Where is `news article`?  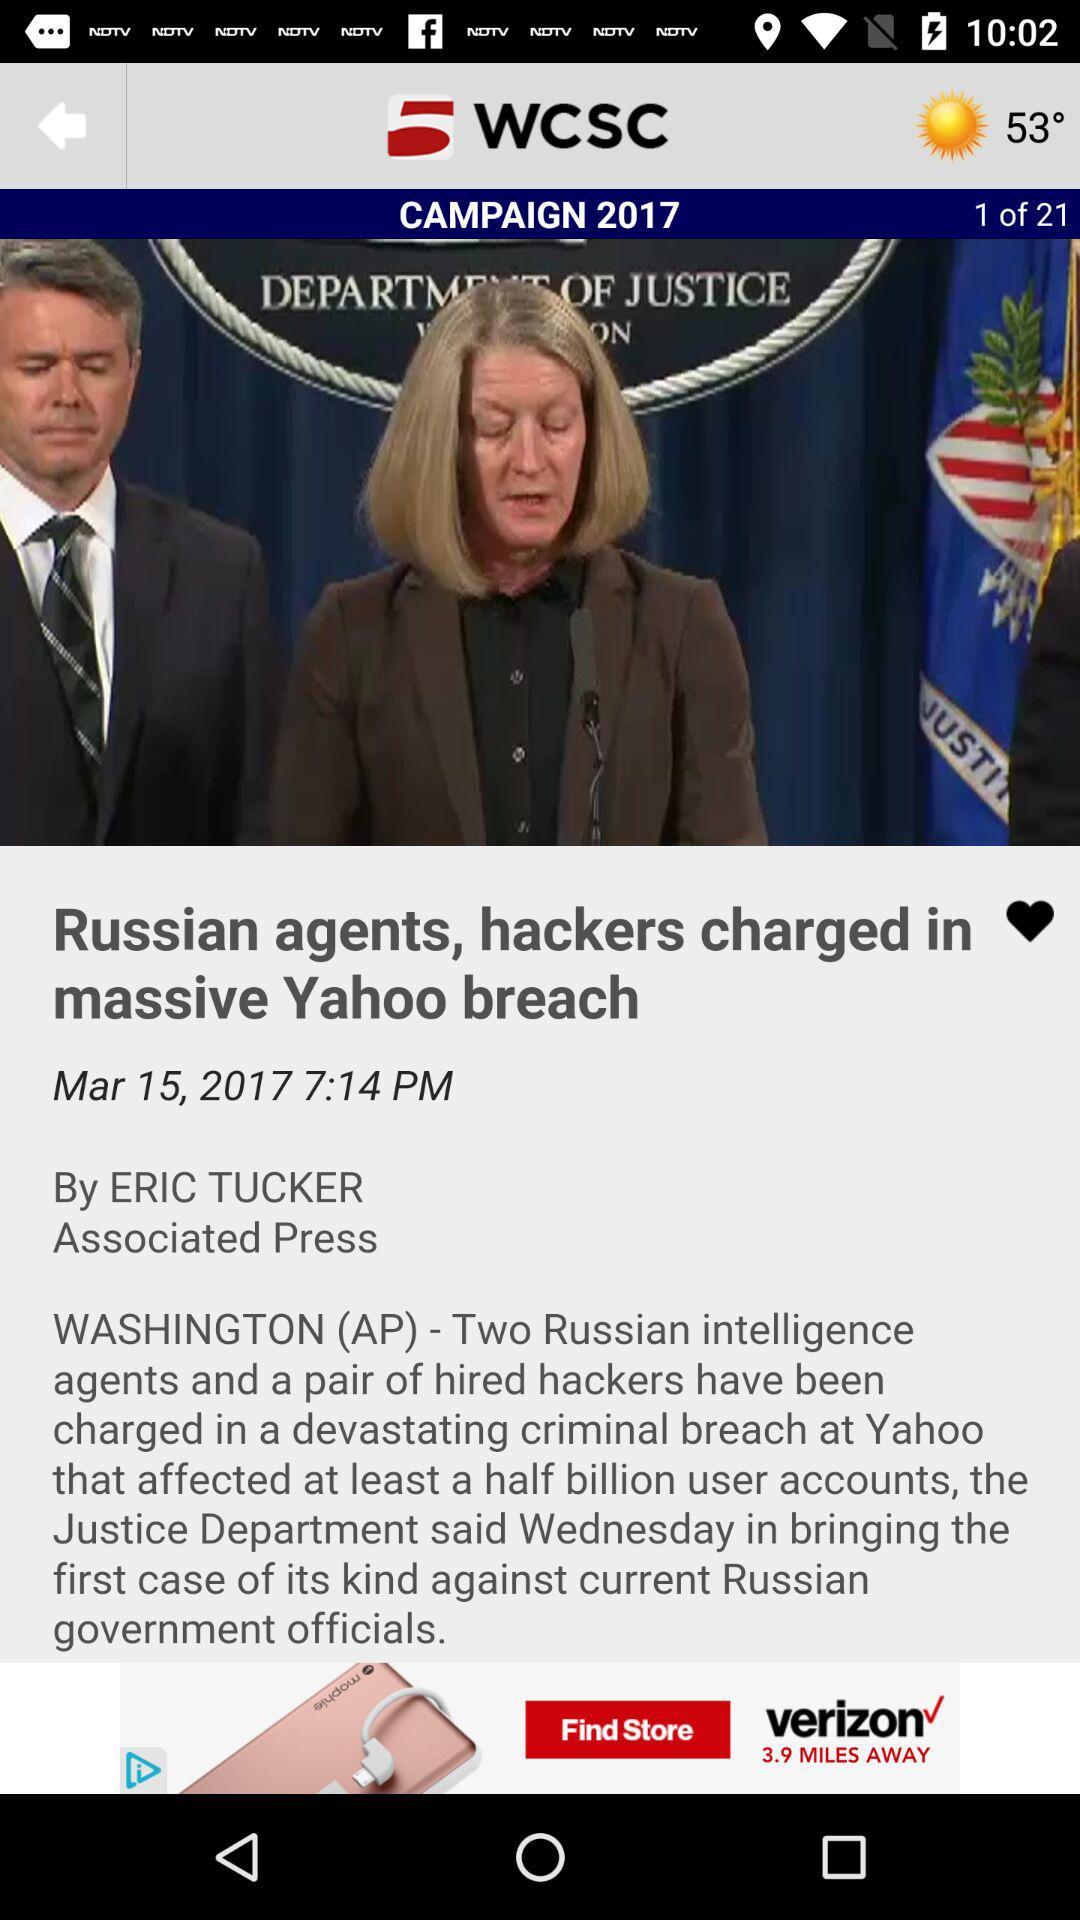 news article is located at coordinates (540, 1252).